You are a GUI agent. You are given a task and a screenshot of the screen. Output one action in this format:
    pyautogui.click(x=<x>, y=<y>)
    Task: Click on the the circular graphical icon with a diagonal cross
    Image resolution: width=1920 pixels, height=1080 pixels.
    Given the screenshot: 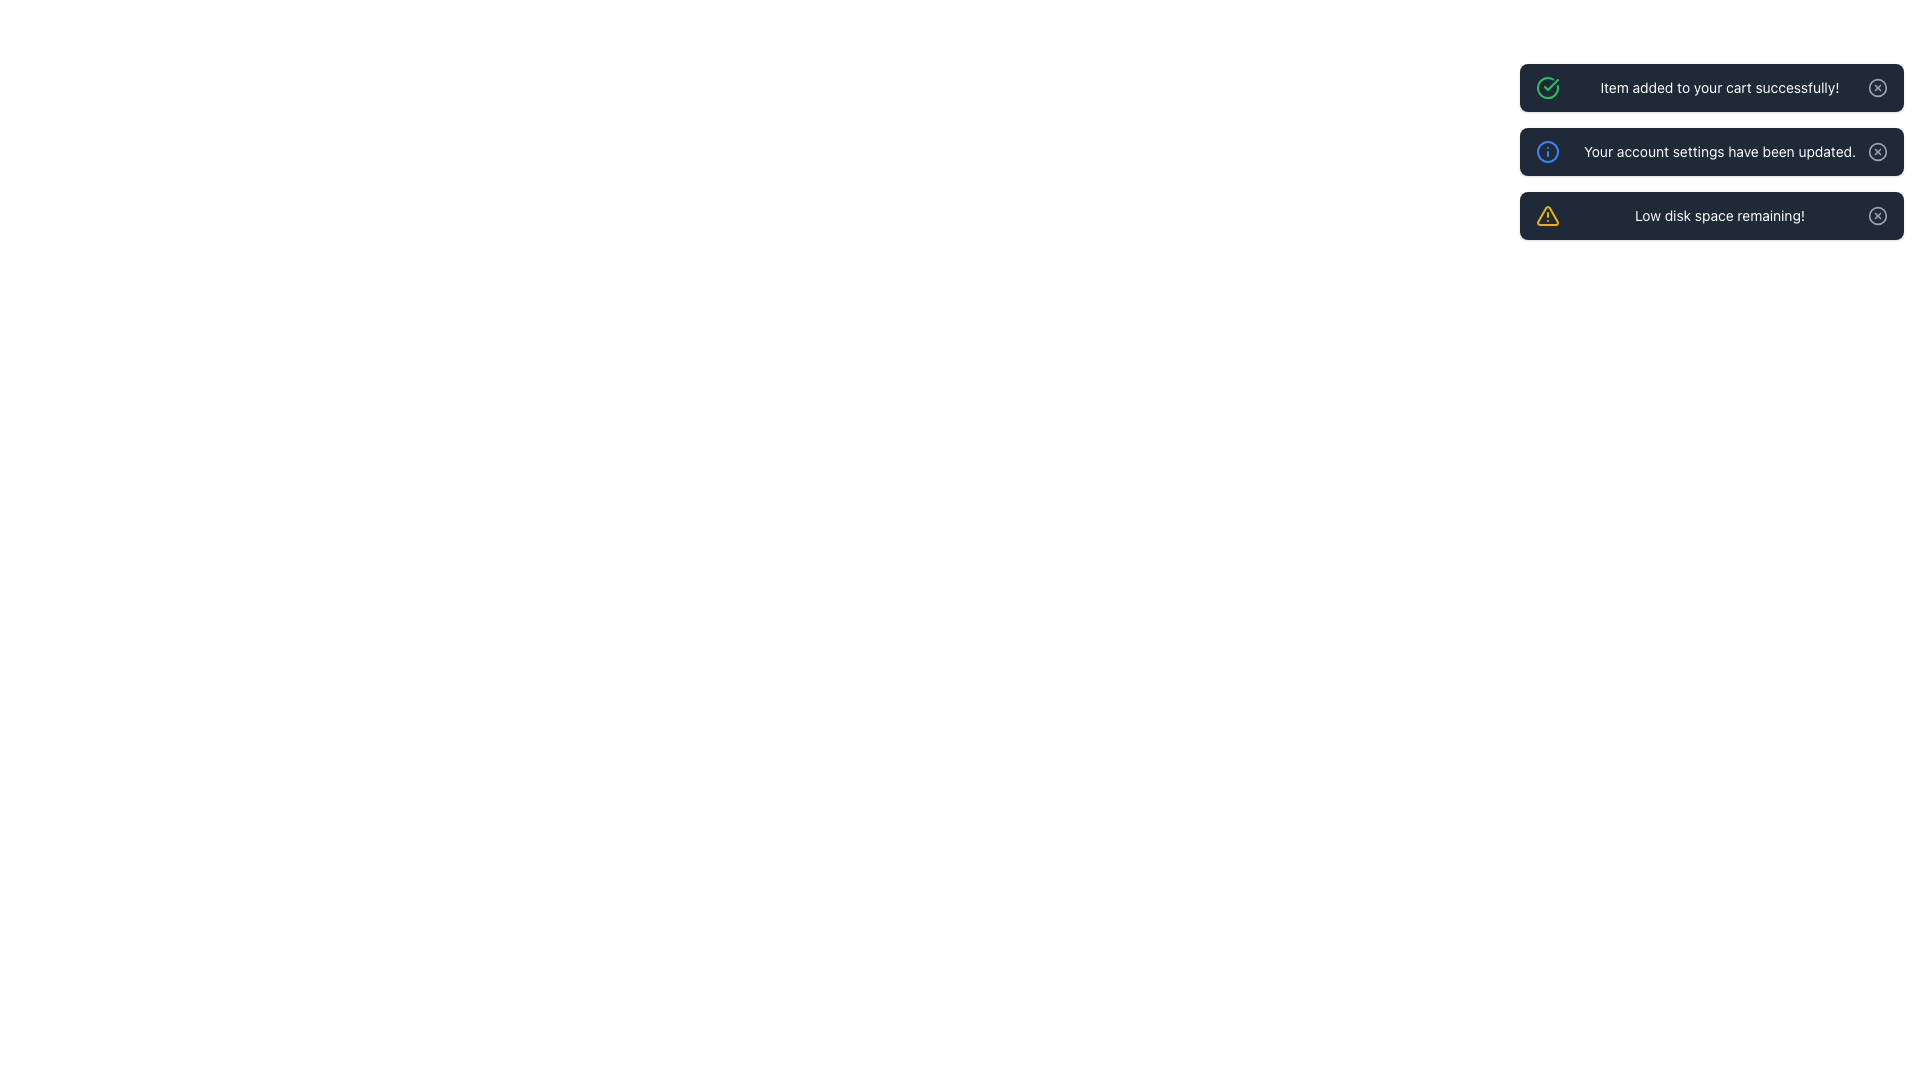 What is the action you would take?
    pyautogui.click(x=1876, y=150)
    